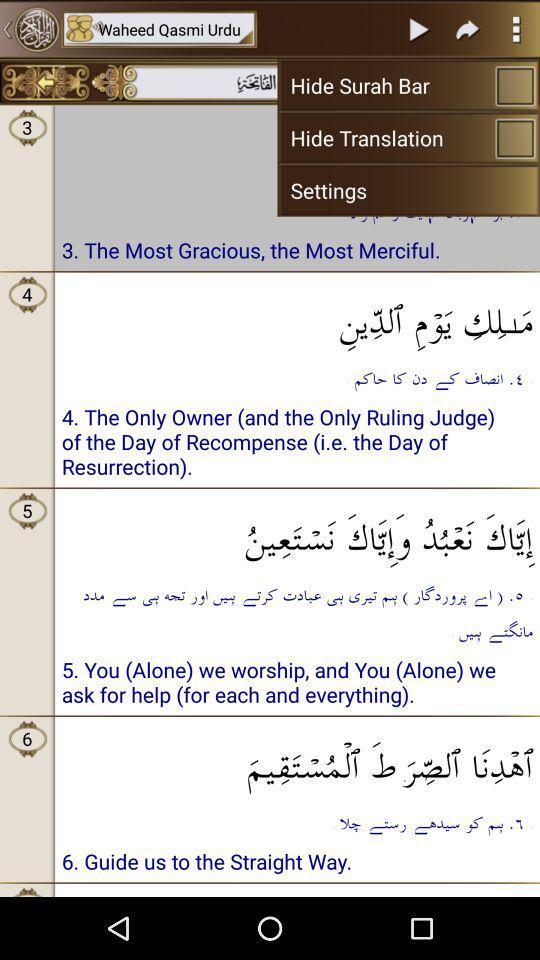  Describe the element at coordinates (419, 30) in the screenshot. I see `the play icon` at that location.